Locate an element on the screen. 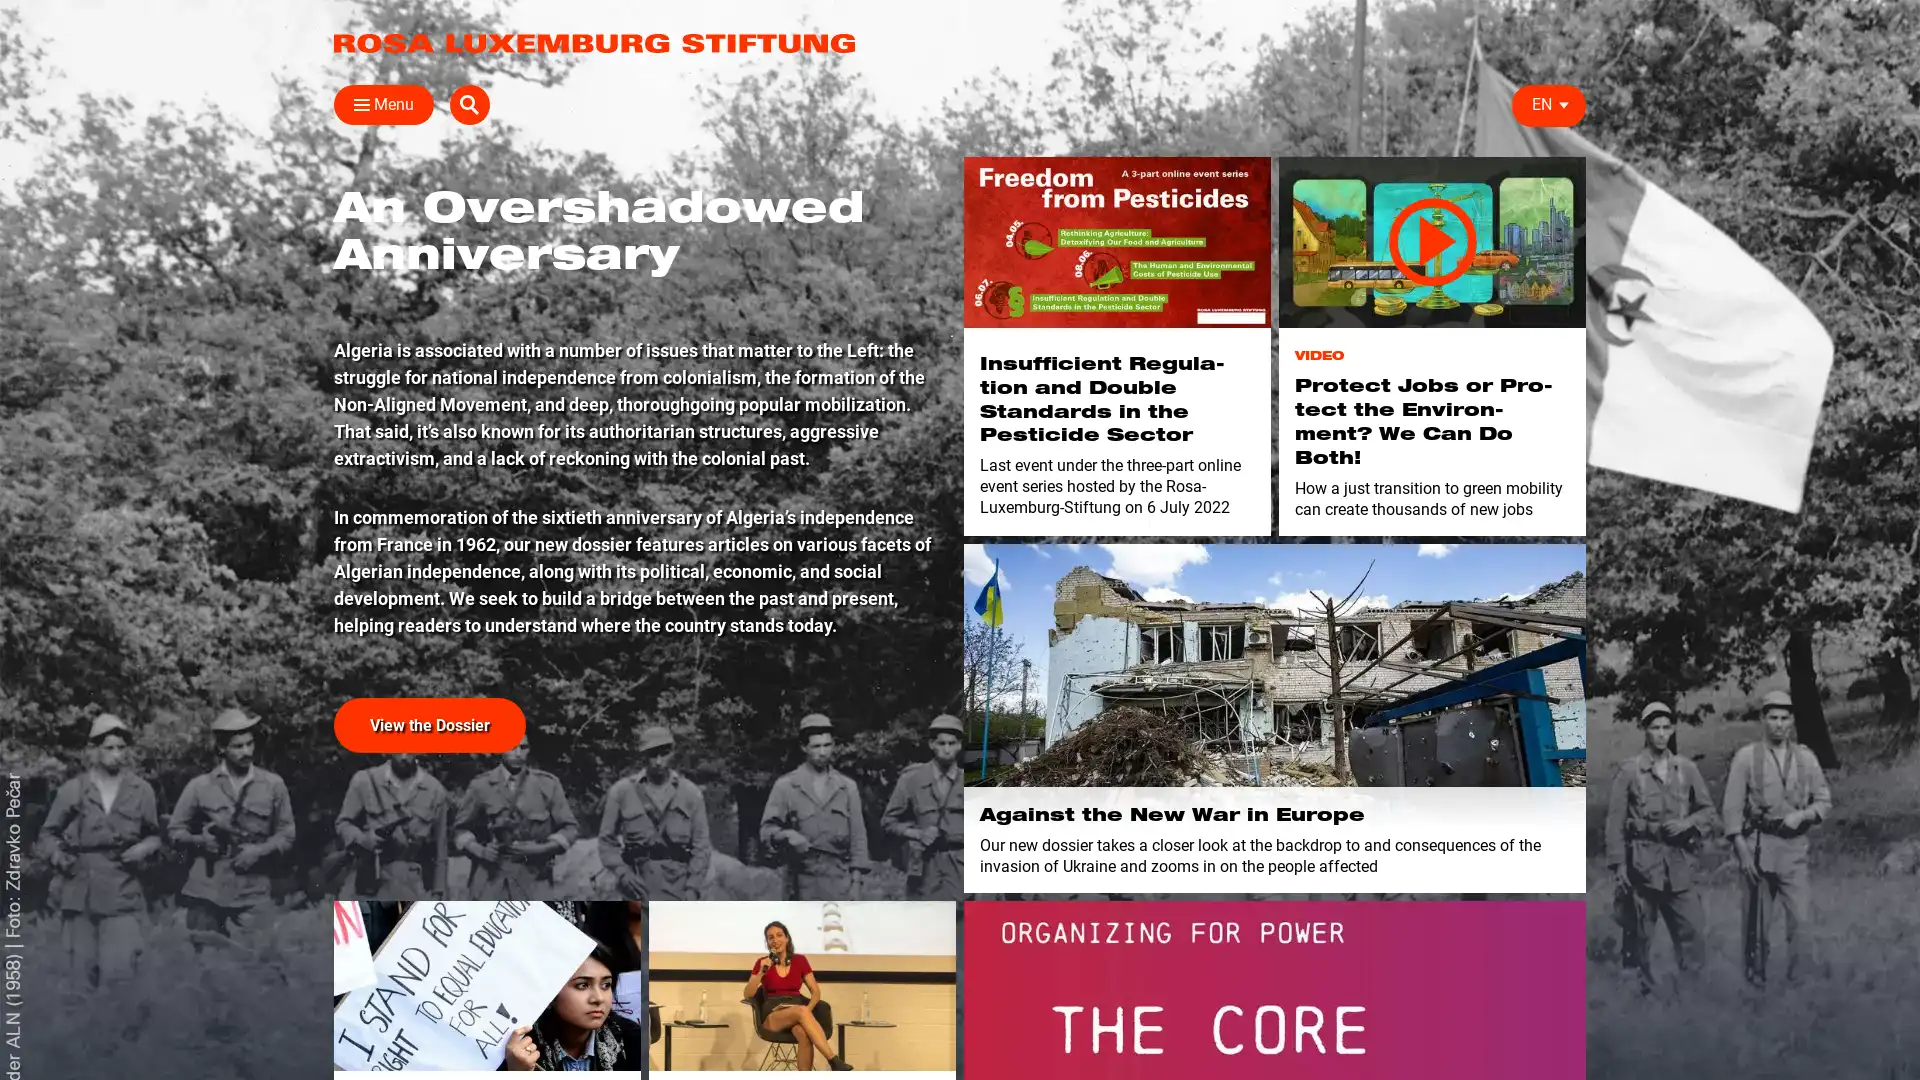 The width and height of the screenshot is (1920, 1080). Show more / less is located at coordinates (637, 363).